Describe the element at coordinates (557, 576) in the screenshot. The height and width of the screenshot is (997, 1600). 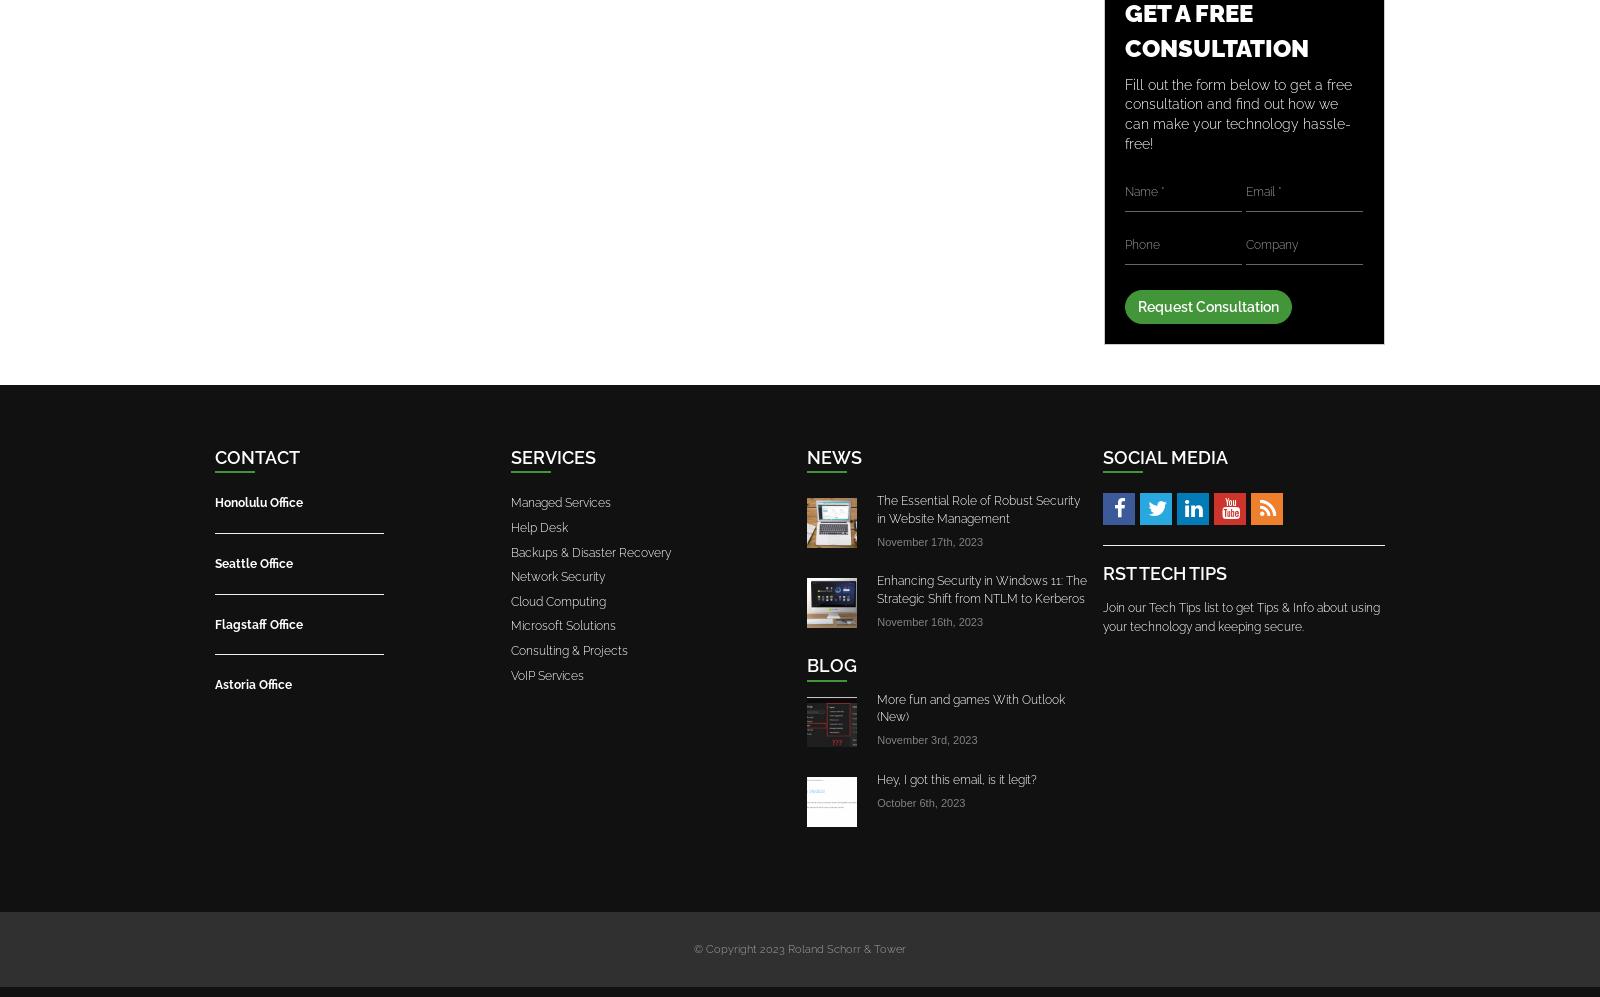
I see `'Network Security'` at that location.